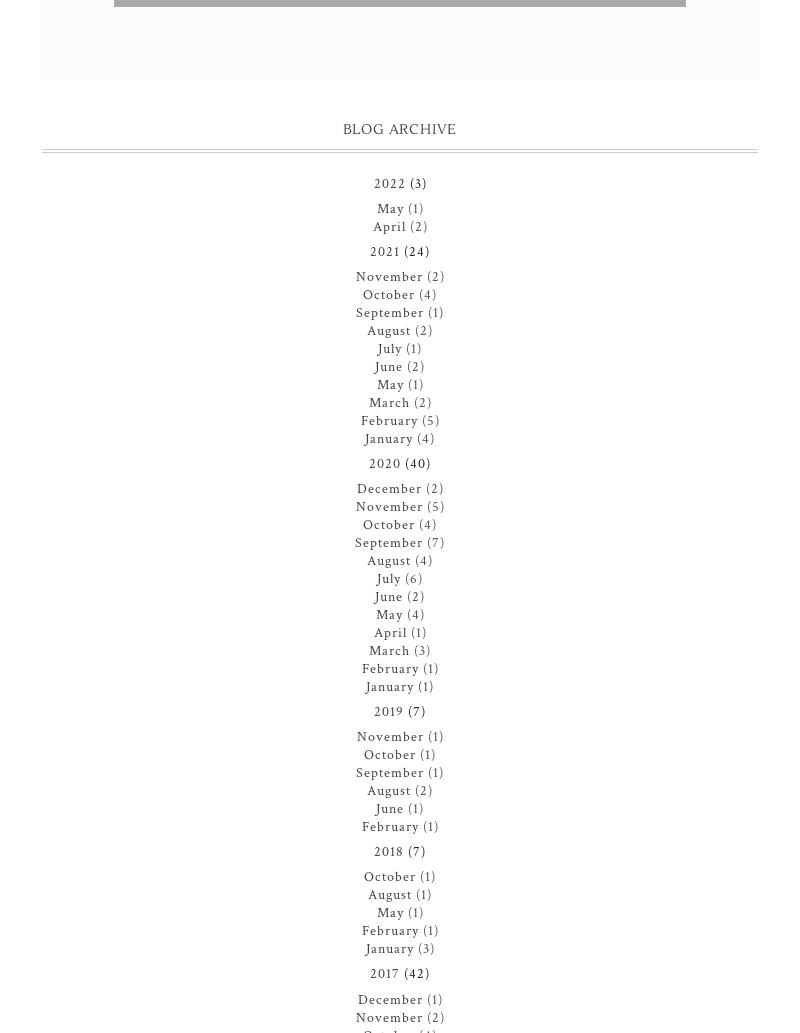 Image resolution: width=800 pixels, height=1033 pixels. I want to click on '2019', so click(388, 712).